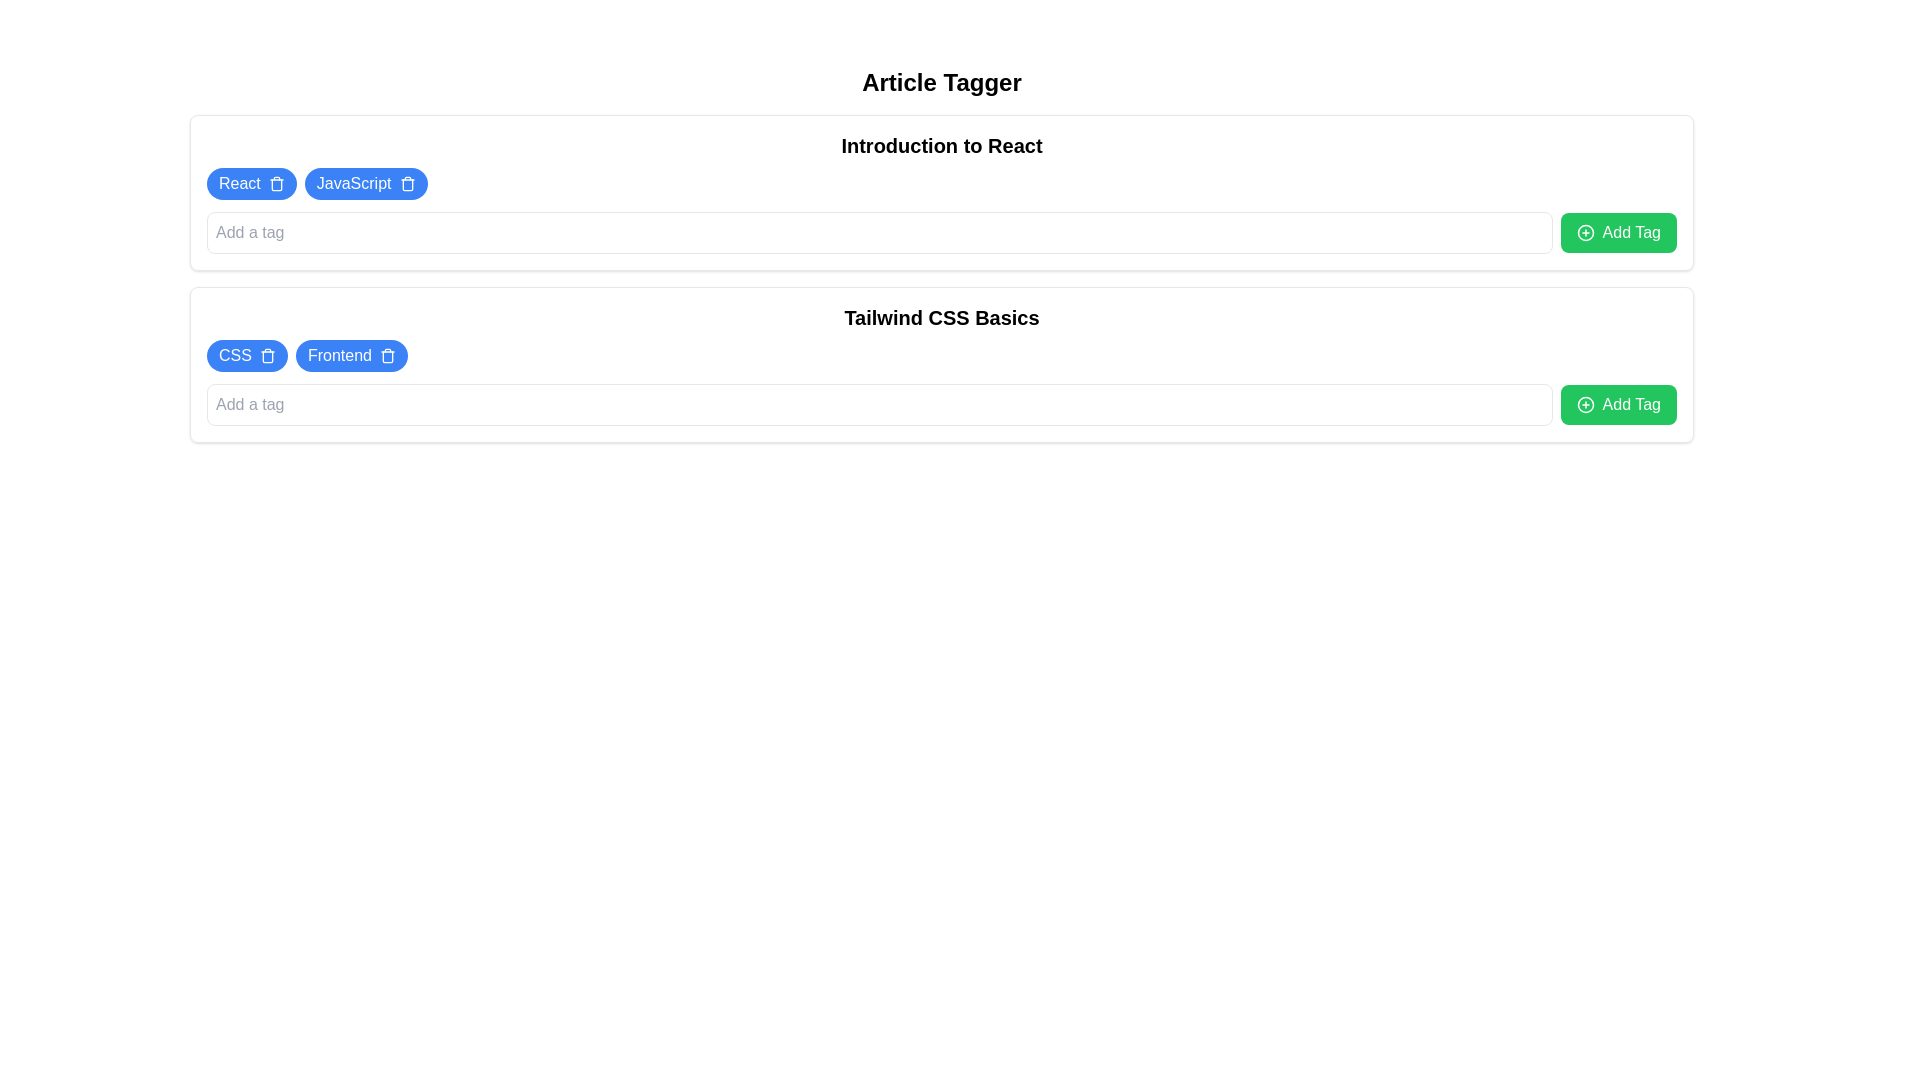 This screenshot has height=1080, width=1920. I want to click on the circular icon component representing the addition or creation action next to the 'Add Tag' button for the 'Tailwind CSS Basics' entry, so click(1584, 405).